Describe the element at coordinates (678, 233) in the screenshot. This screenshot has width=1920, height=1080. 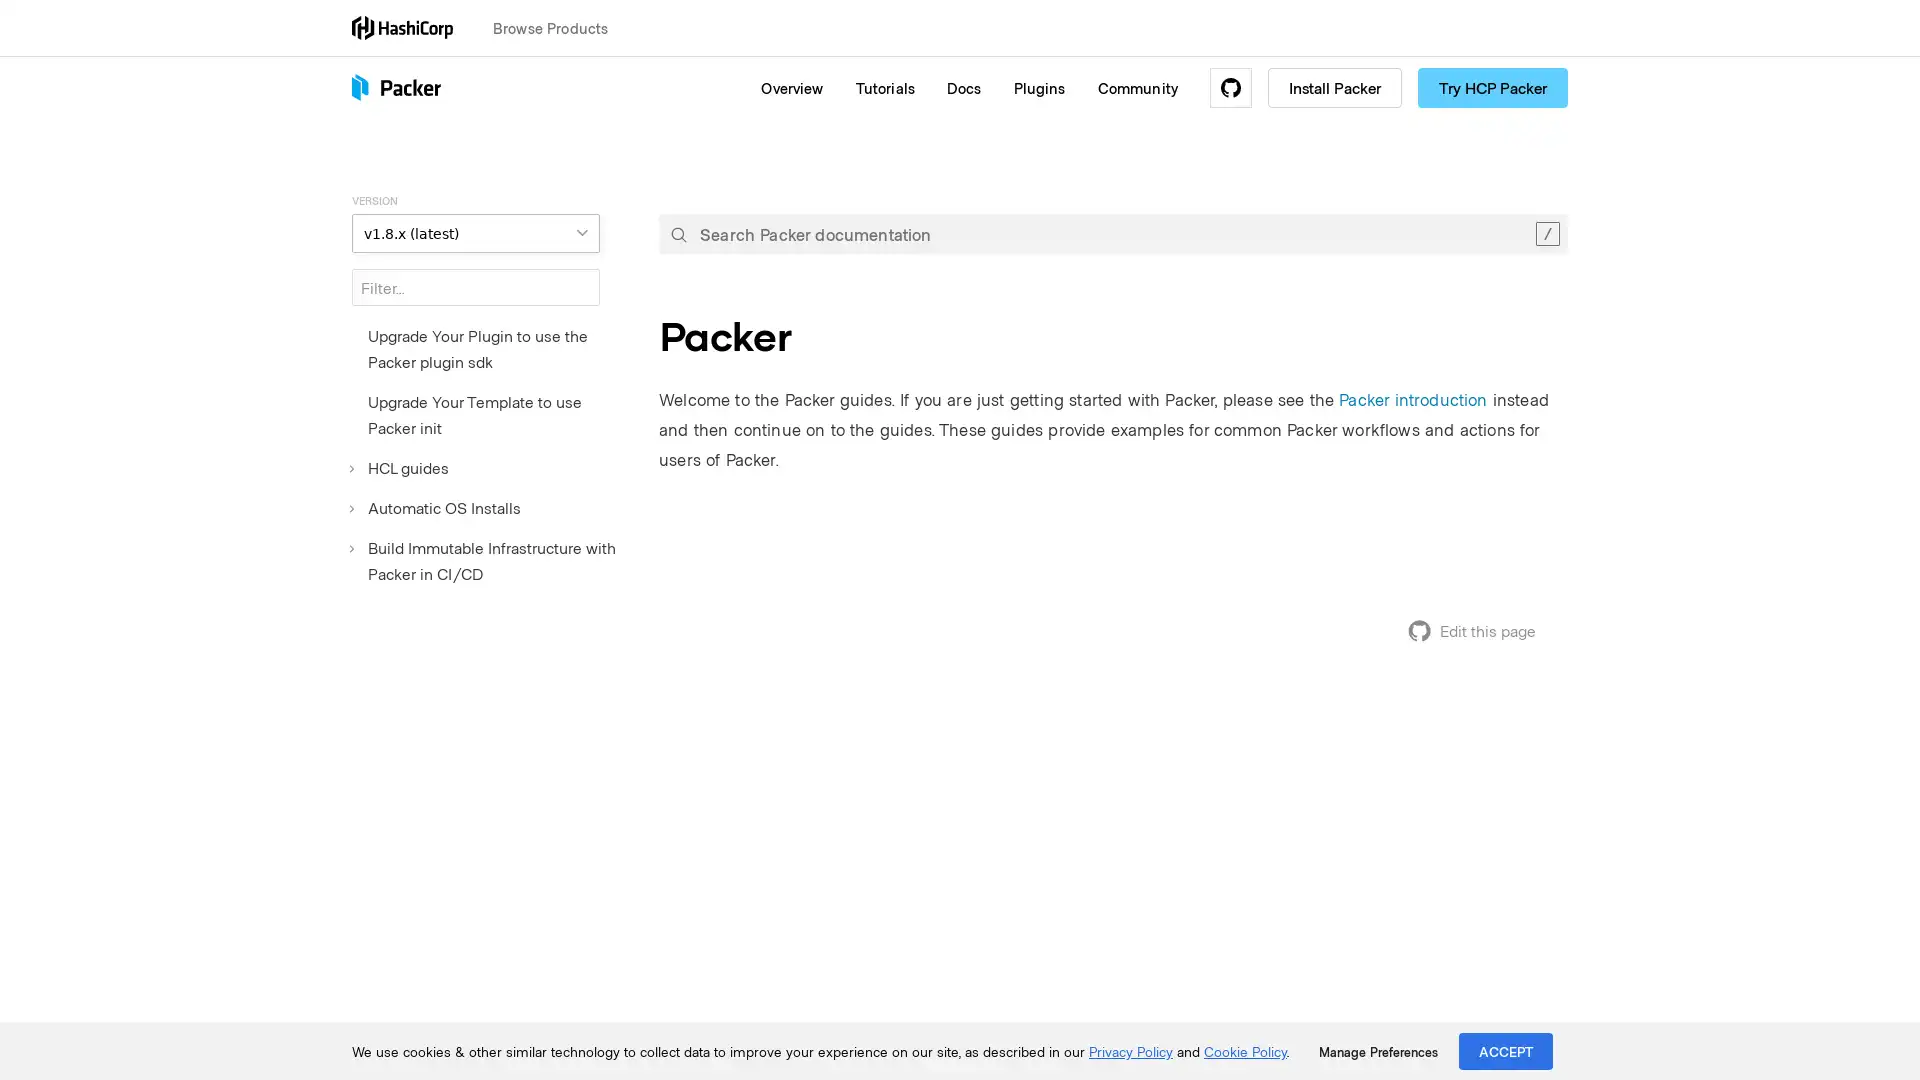
I see `Submit your search query.` at that location.